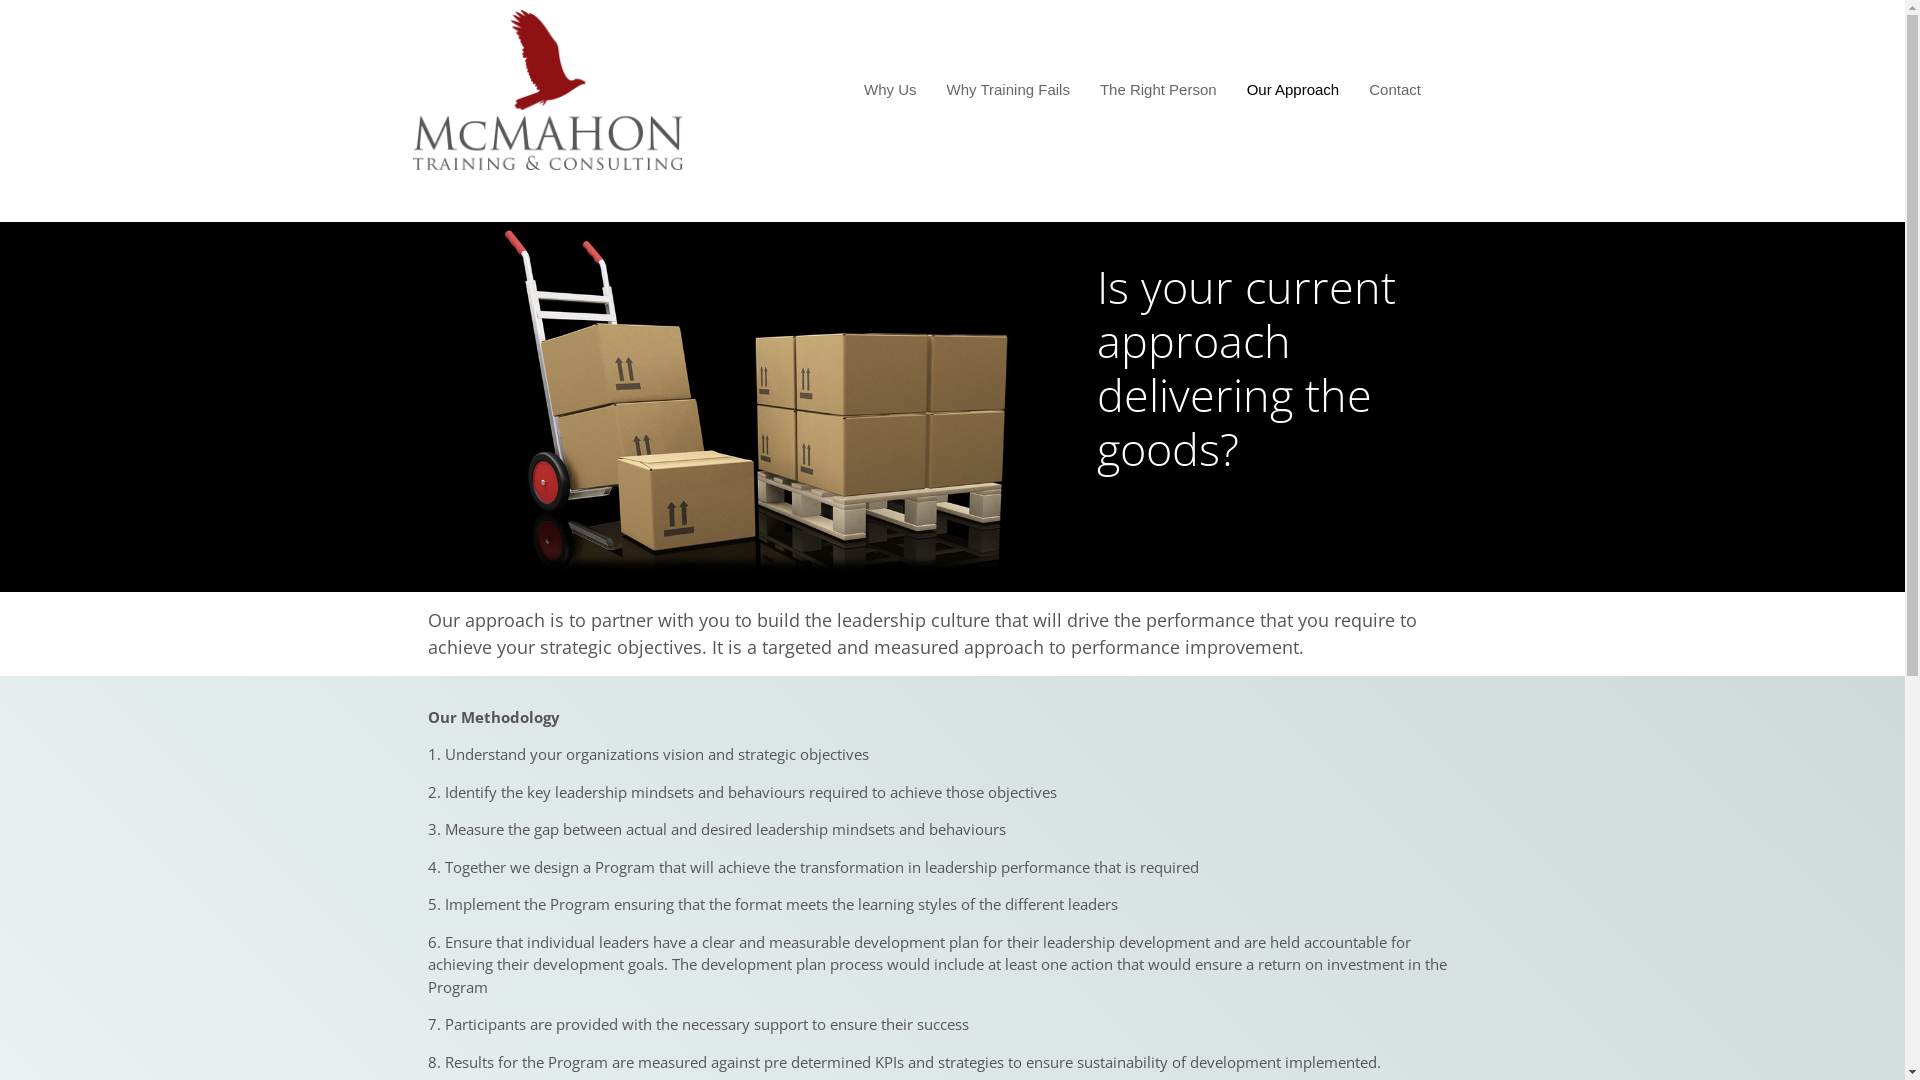  I want to click on 'Why Us', so click(849, 88).